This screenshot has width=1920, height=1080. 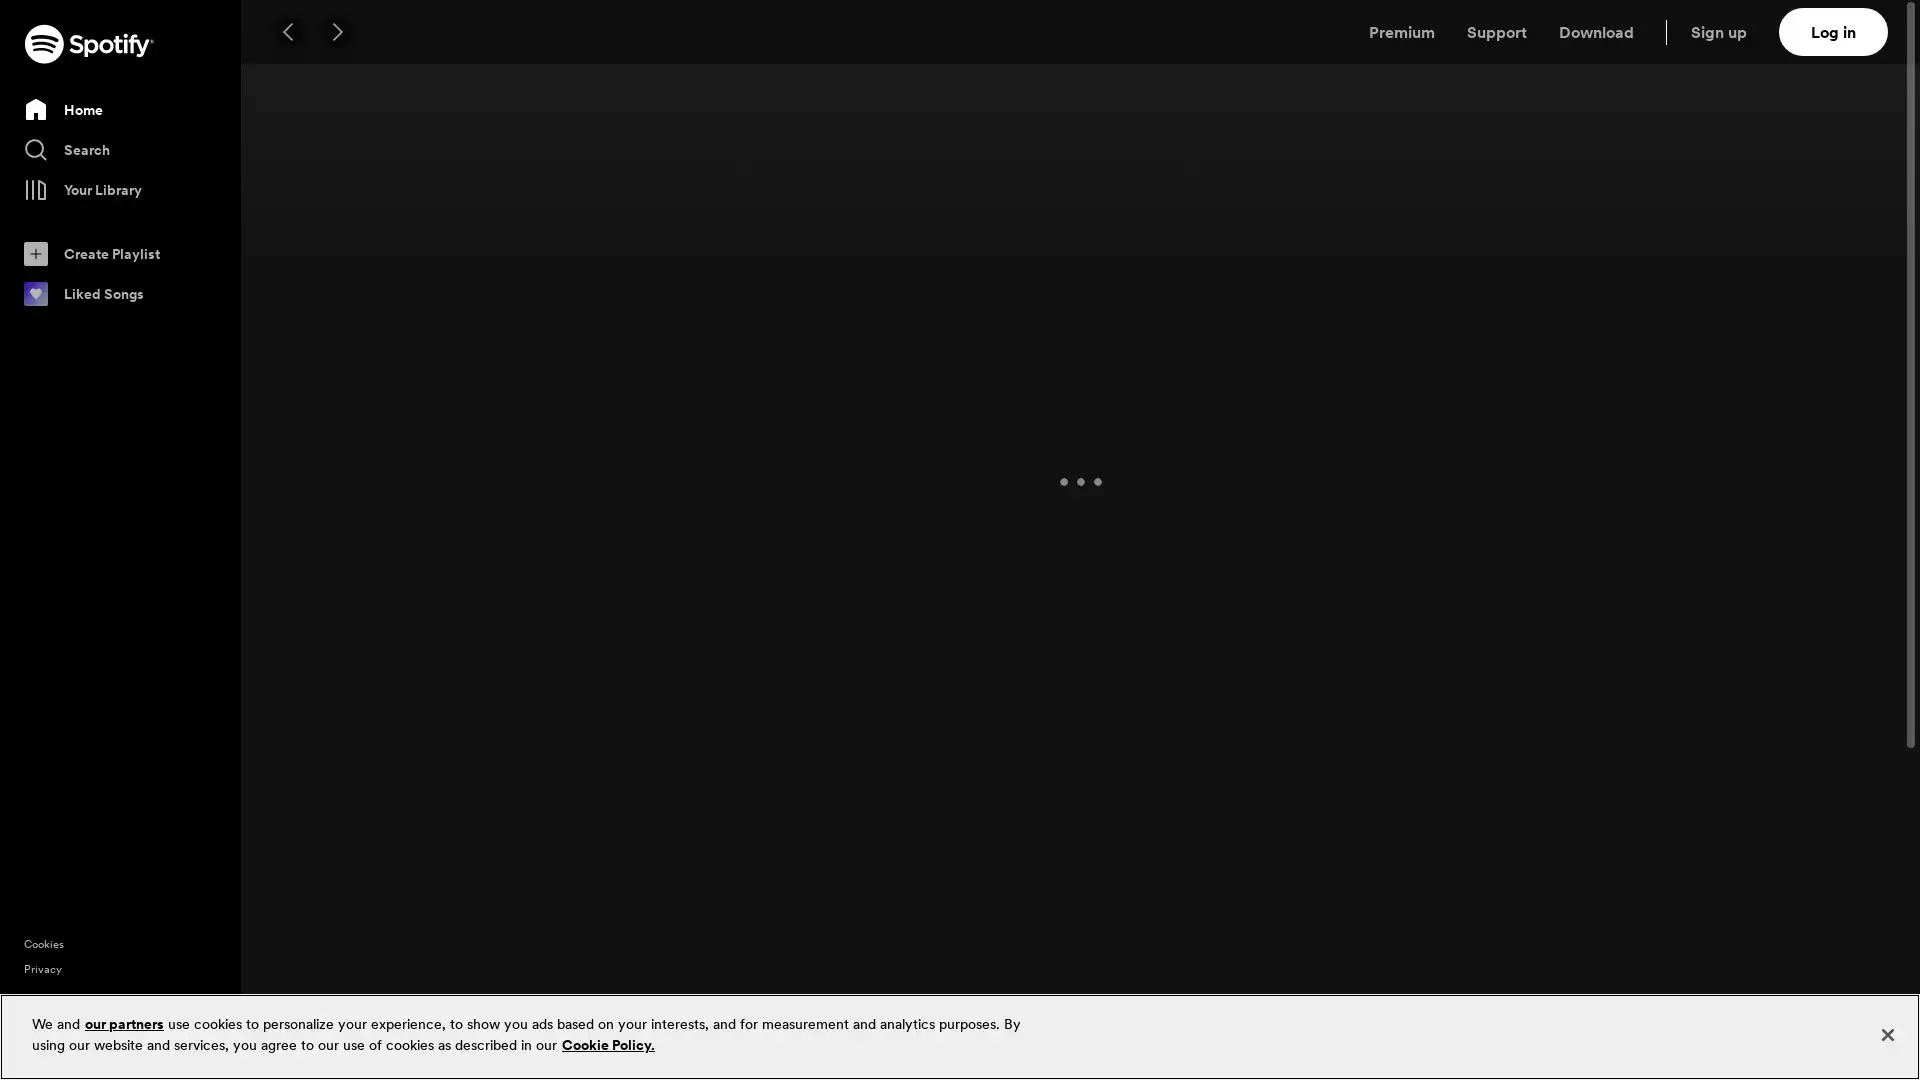 I want to click on Play aesthetic, so click(x=1019, y=1005).